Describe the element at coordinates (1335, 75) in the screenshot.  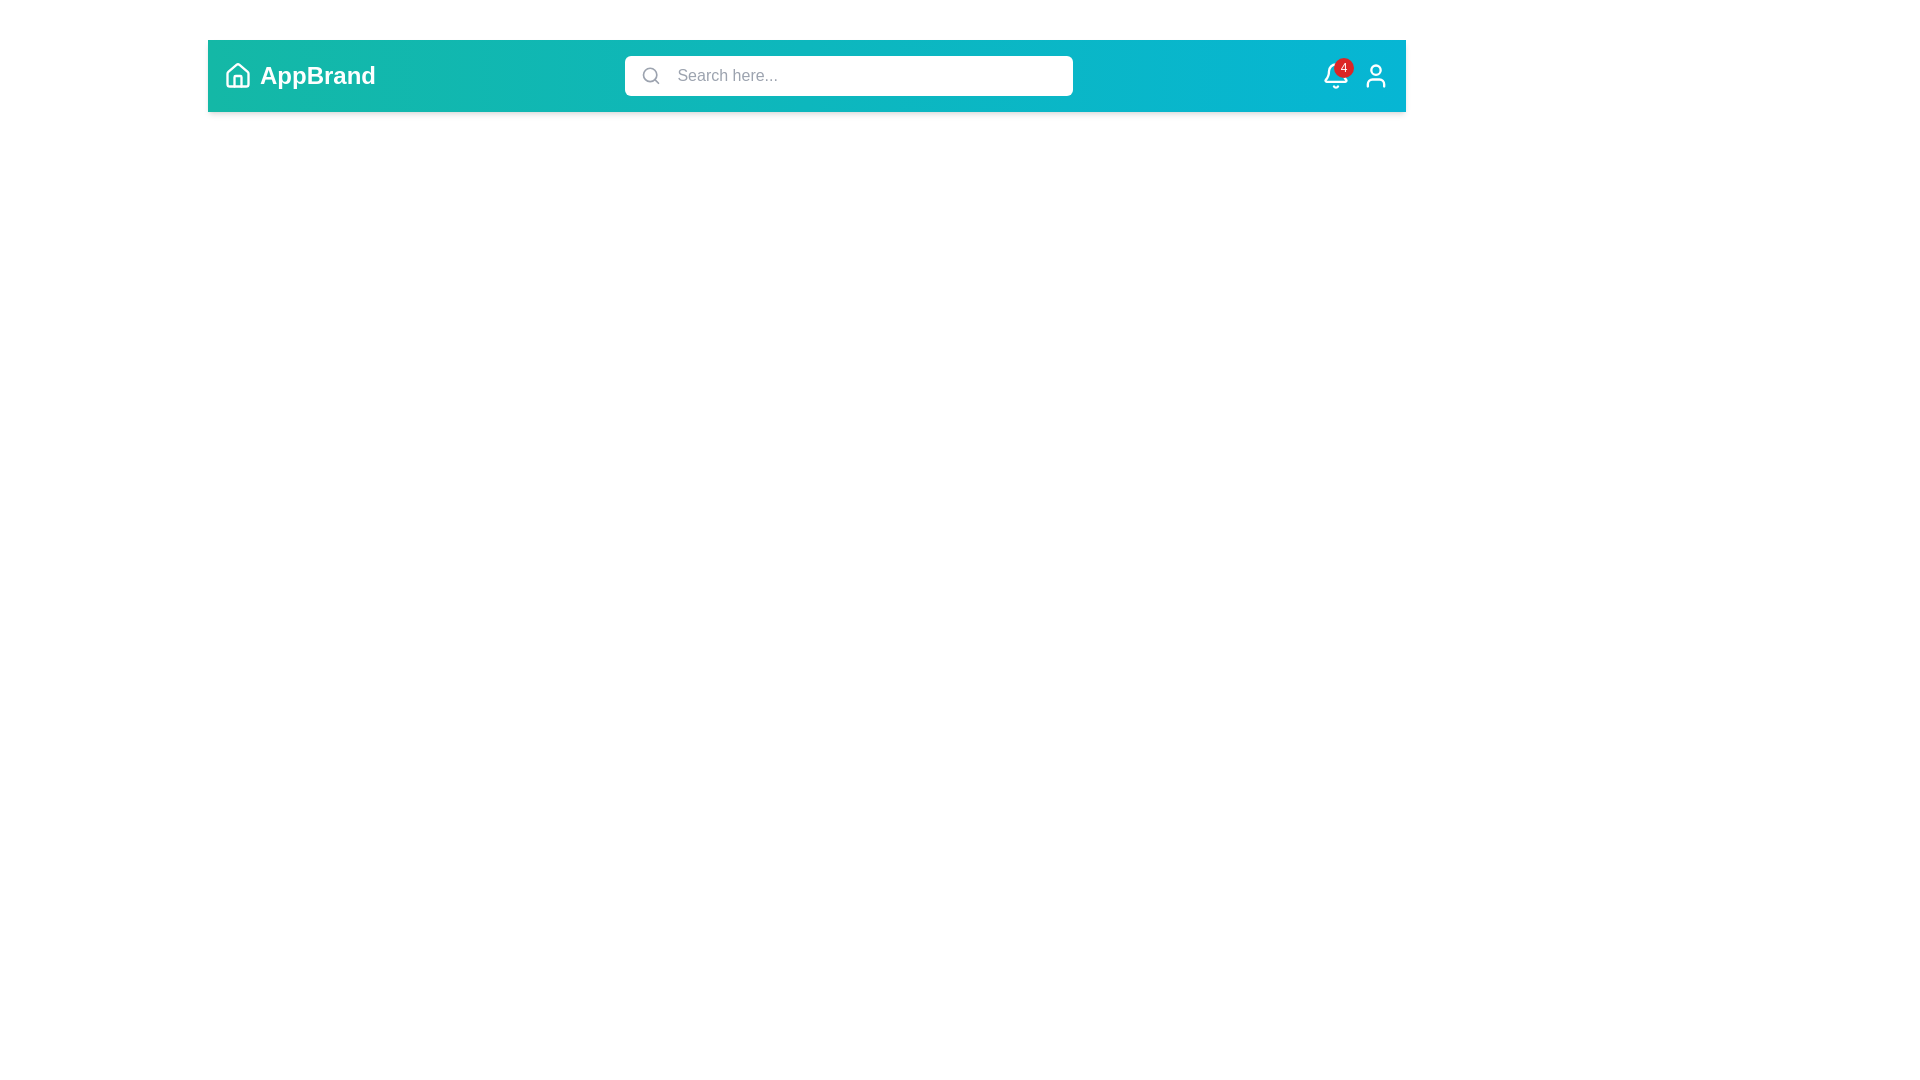
I see `the notification icon to interact with it` at that location.